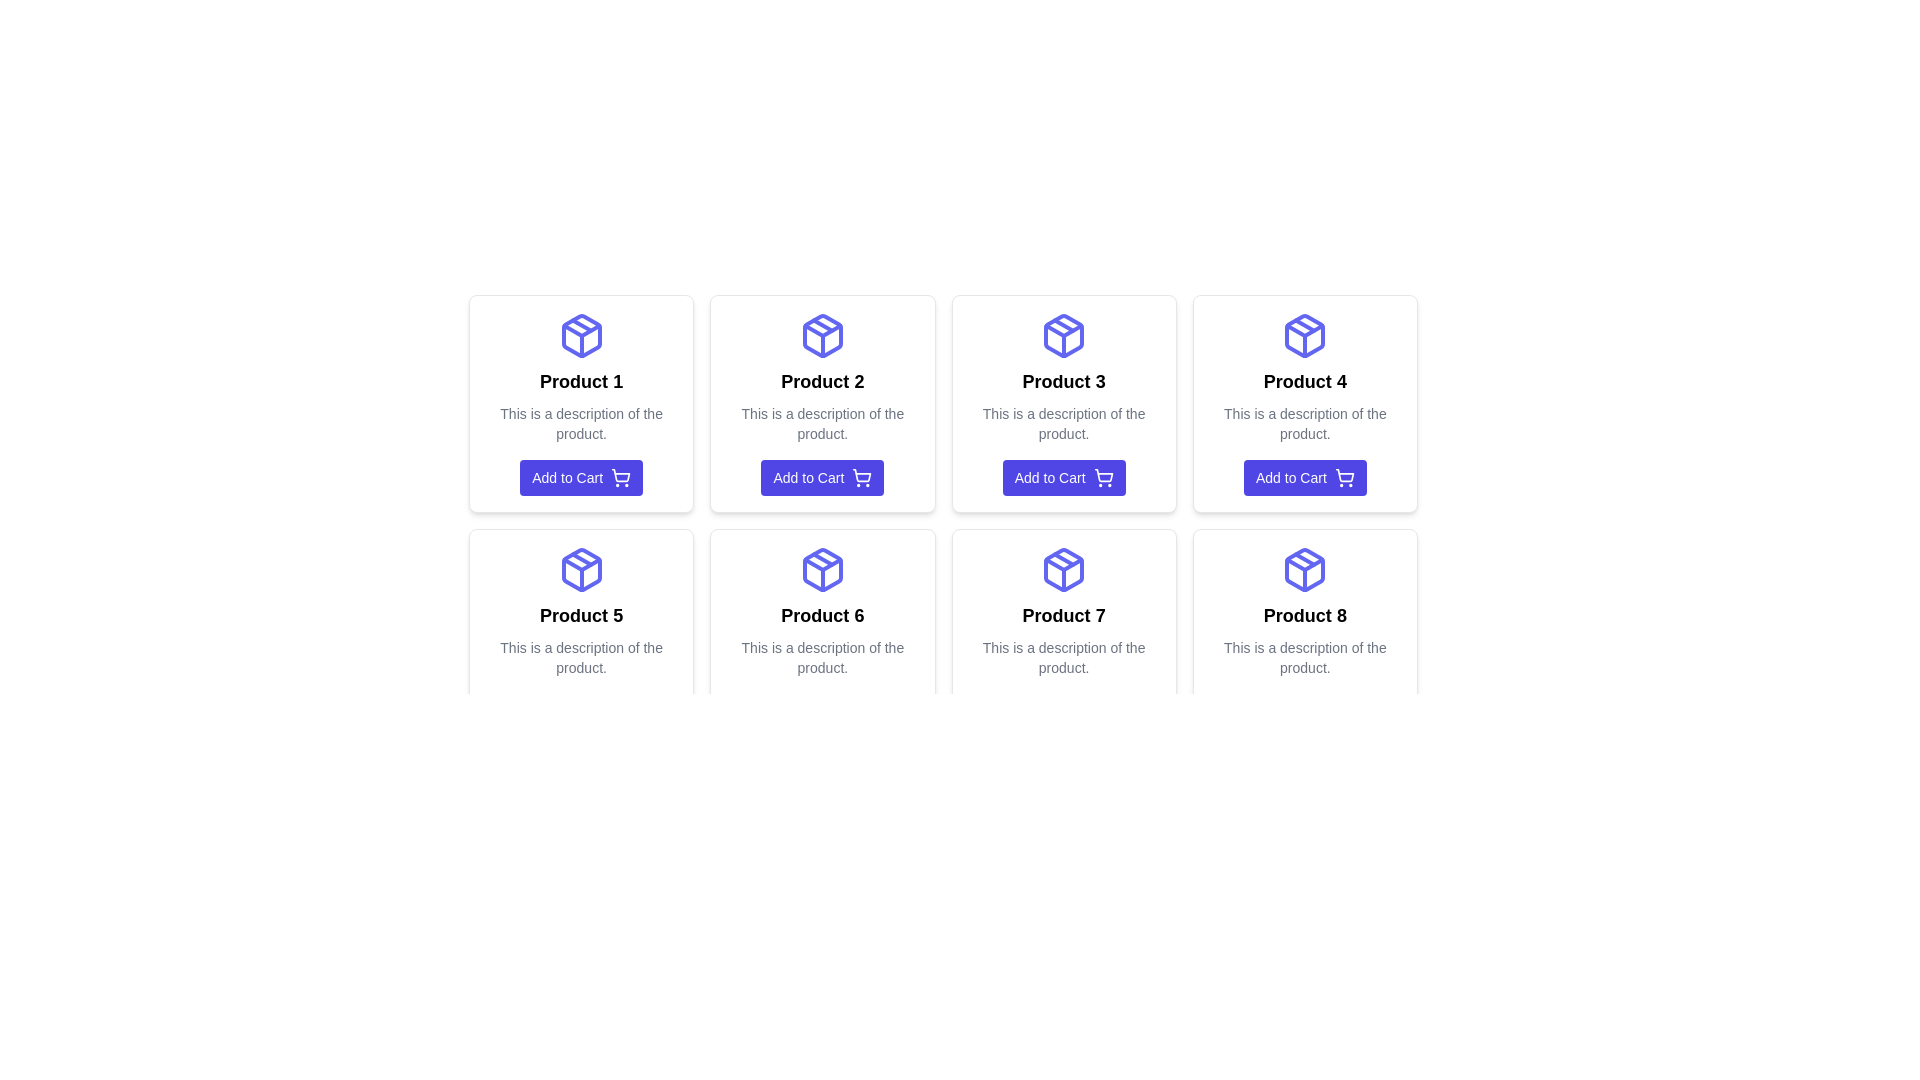 Image resolution: width=1920 pixels, height=1080 pixels. What do you see at coordinates (822, 330) in the screenshot?
I see `the decorative triangular SVG element located at the center of the box graphic above the 'Product 2' label in the second product card` at bounding box center [822, 330].